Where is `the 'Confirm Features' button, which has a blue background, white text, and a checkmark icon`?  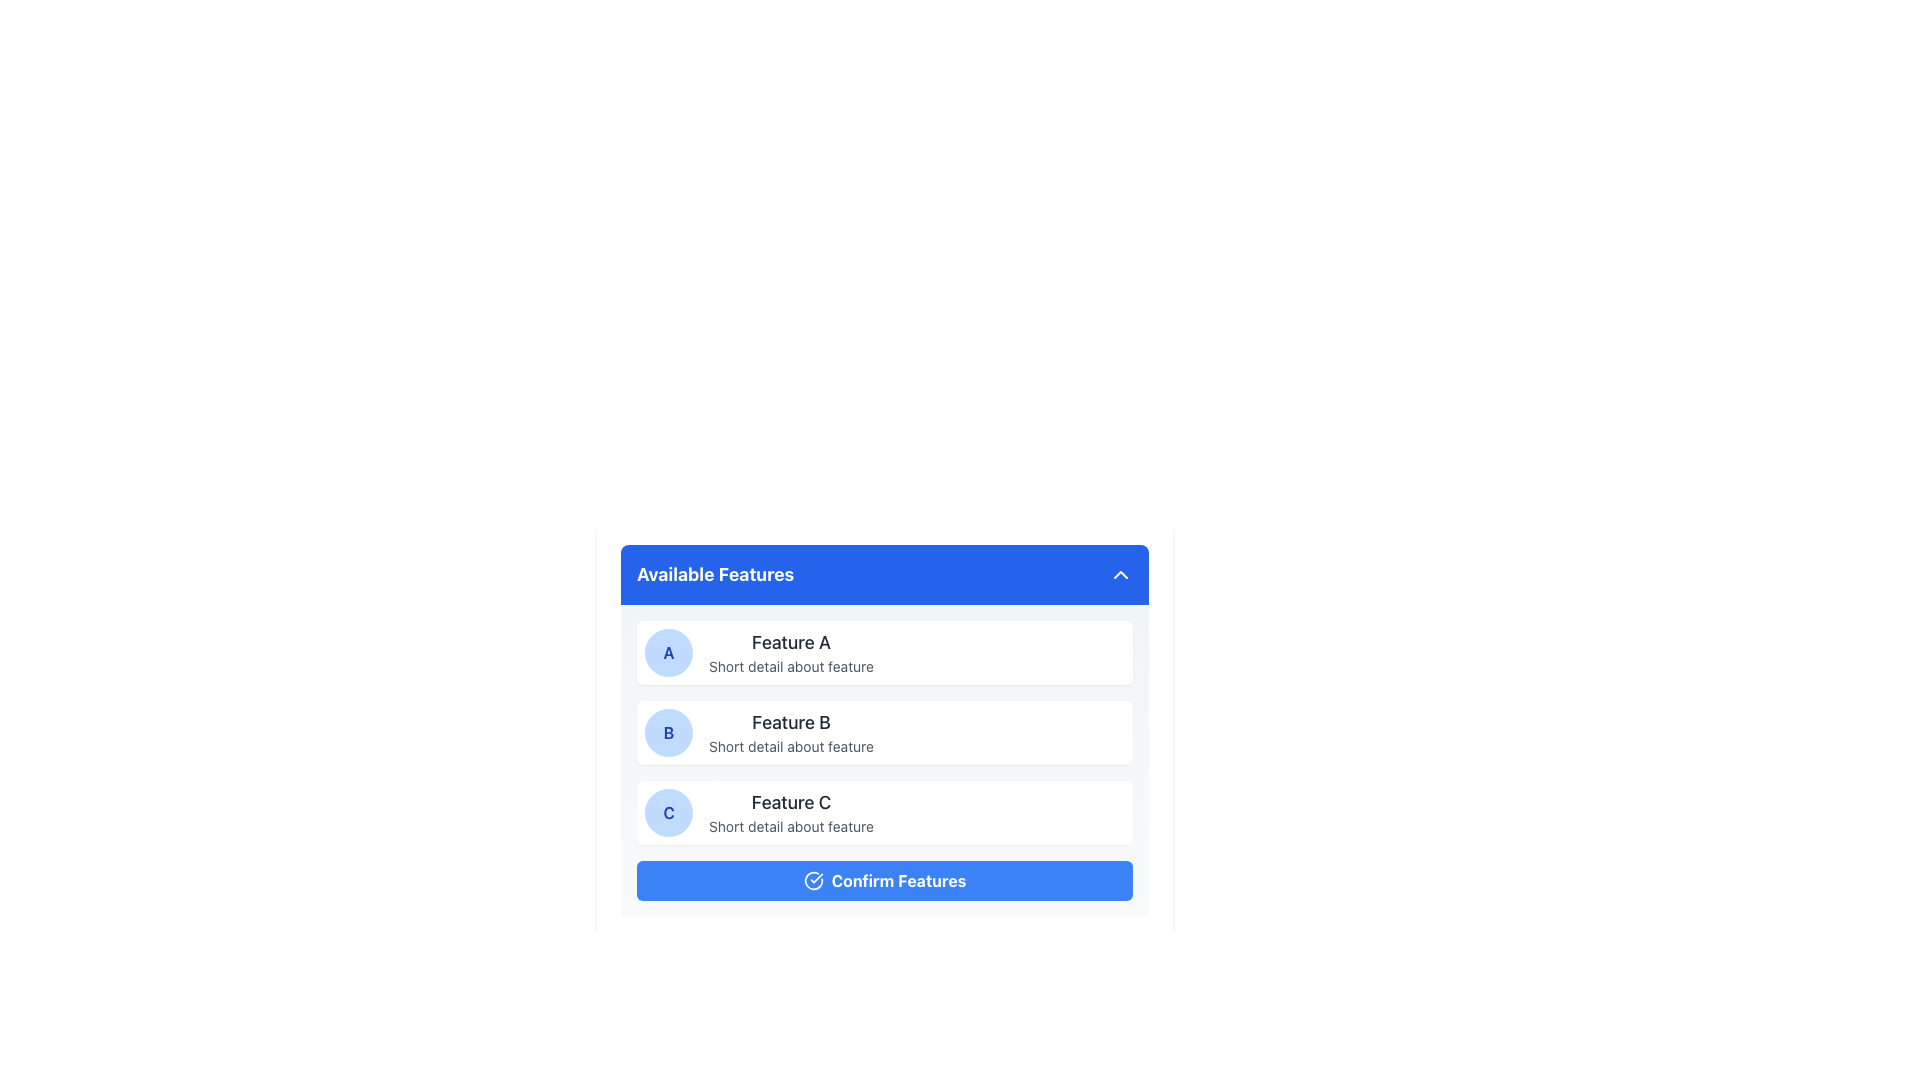 the 'Confirm Features' button, which has a blue background, white text, and a checkmark icon is located at coordinates (883, 879).